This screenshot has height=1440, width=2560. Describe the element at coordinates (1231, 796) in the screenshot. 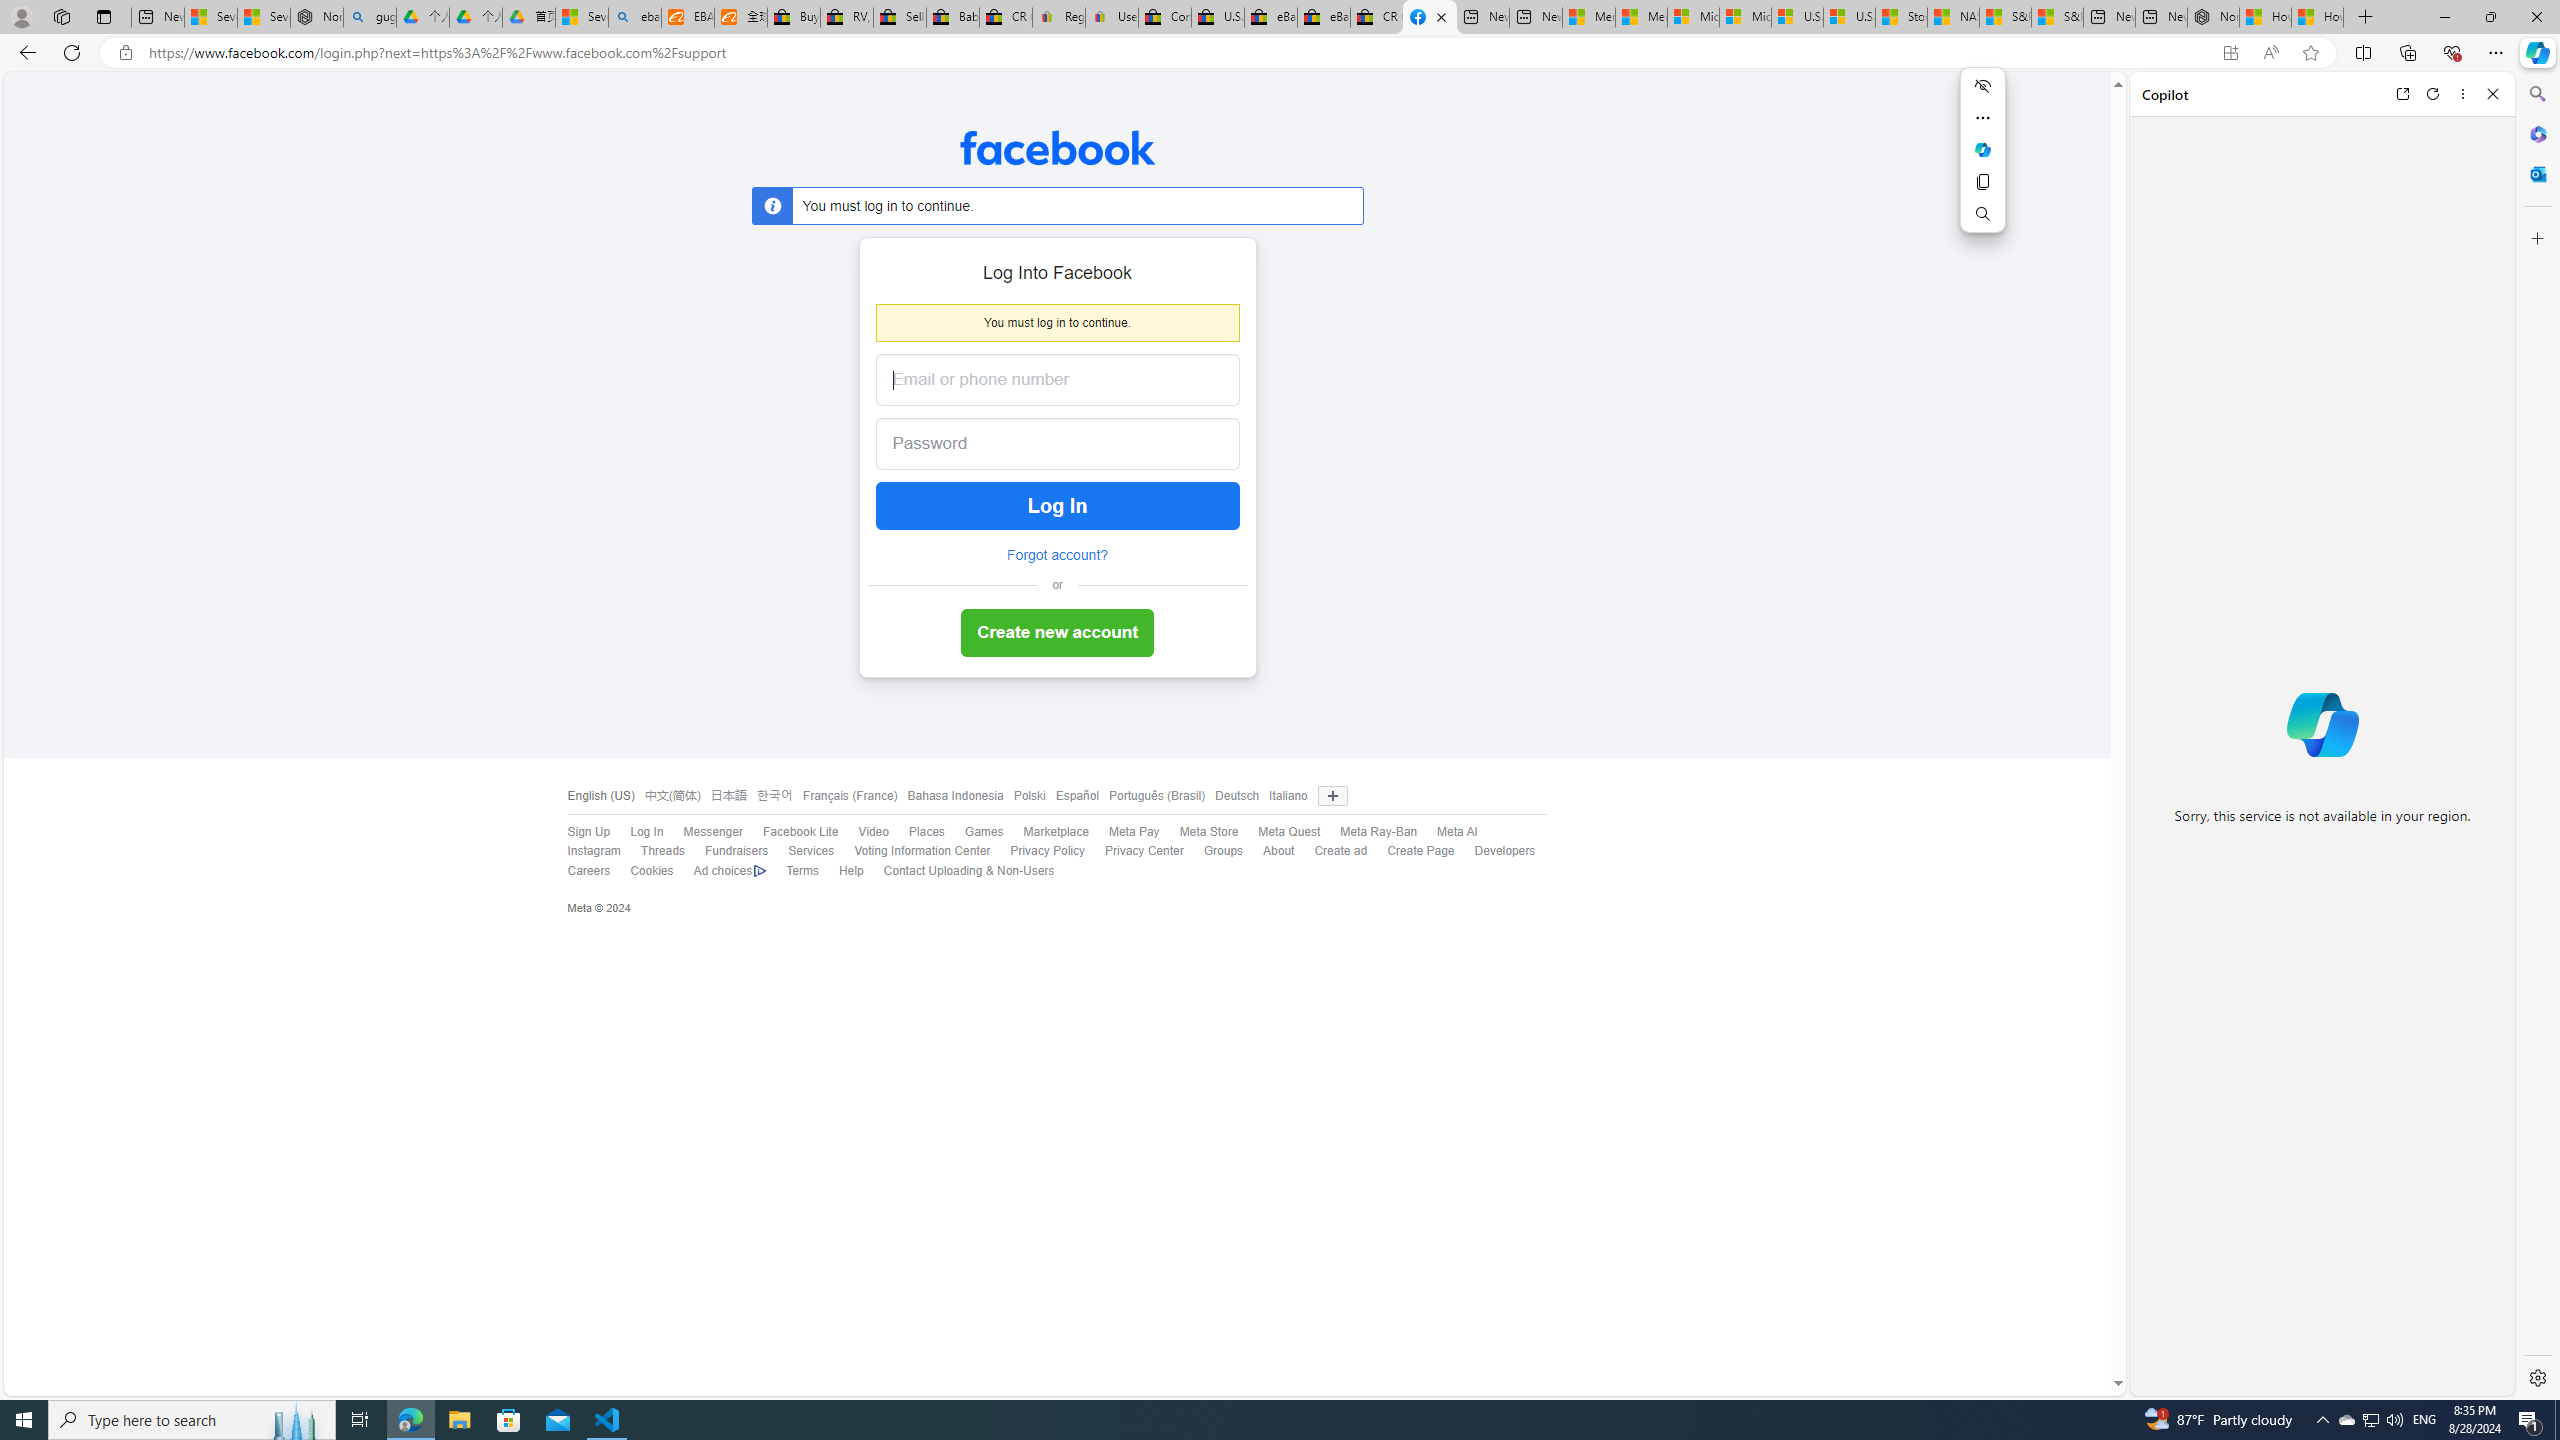

I see `'Deutsch'` at that location.